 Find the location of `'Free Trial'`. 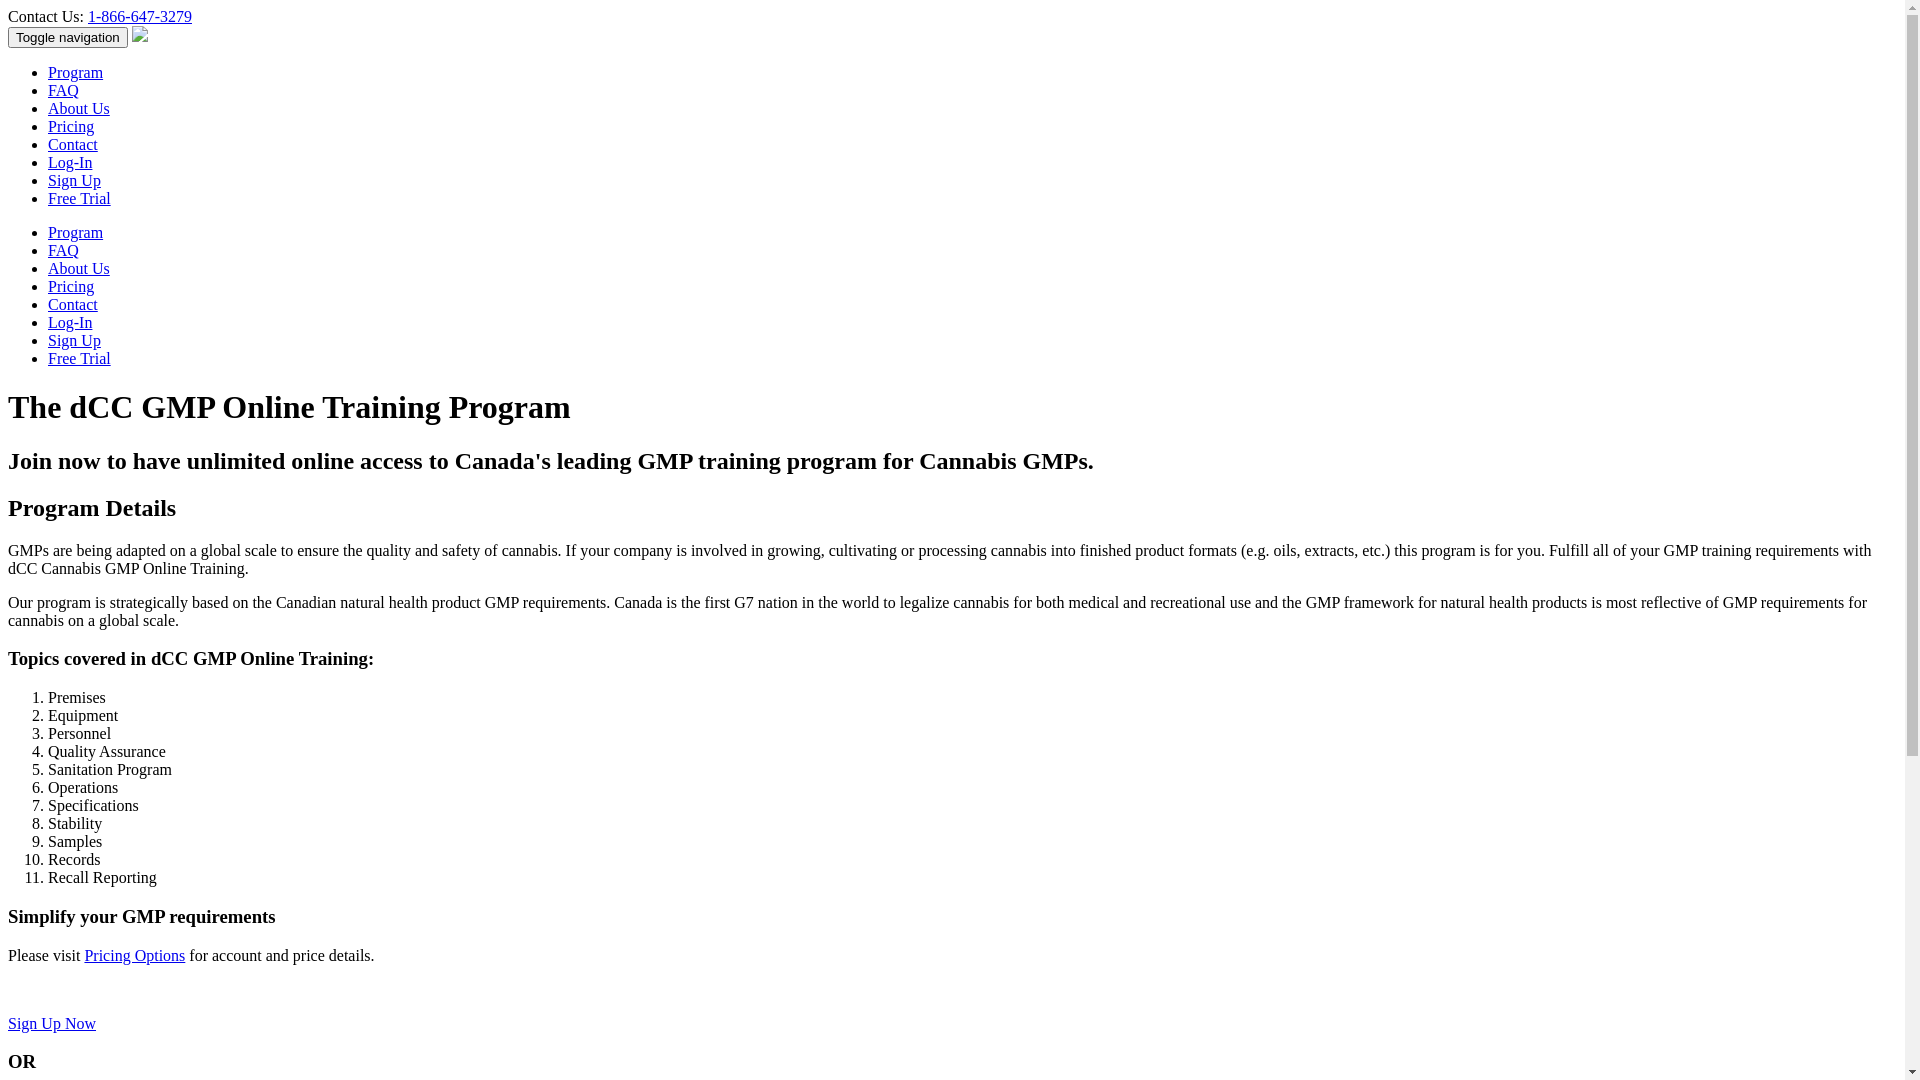

'Free Trial' is located at coordinates (79, 357).